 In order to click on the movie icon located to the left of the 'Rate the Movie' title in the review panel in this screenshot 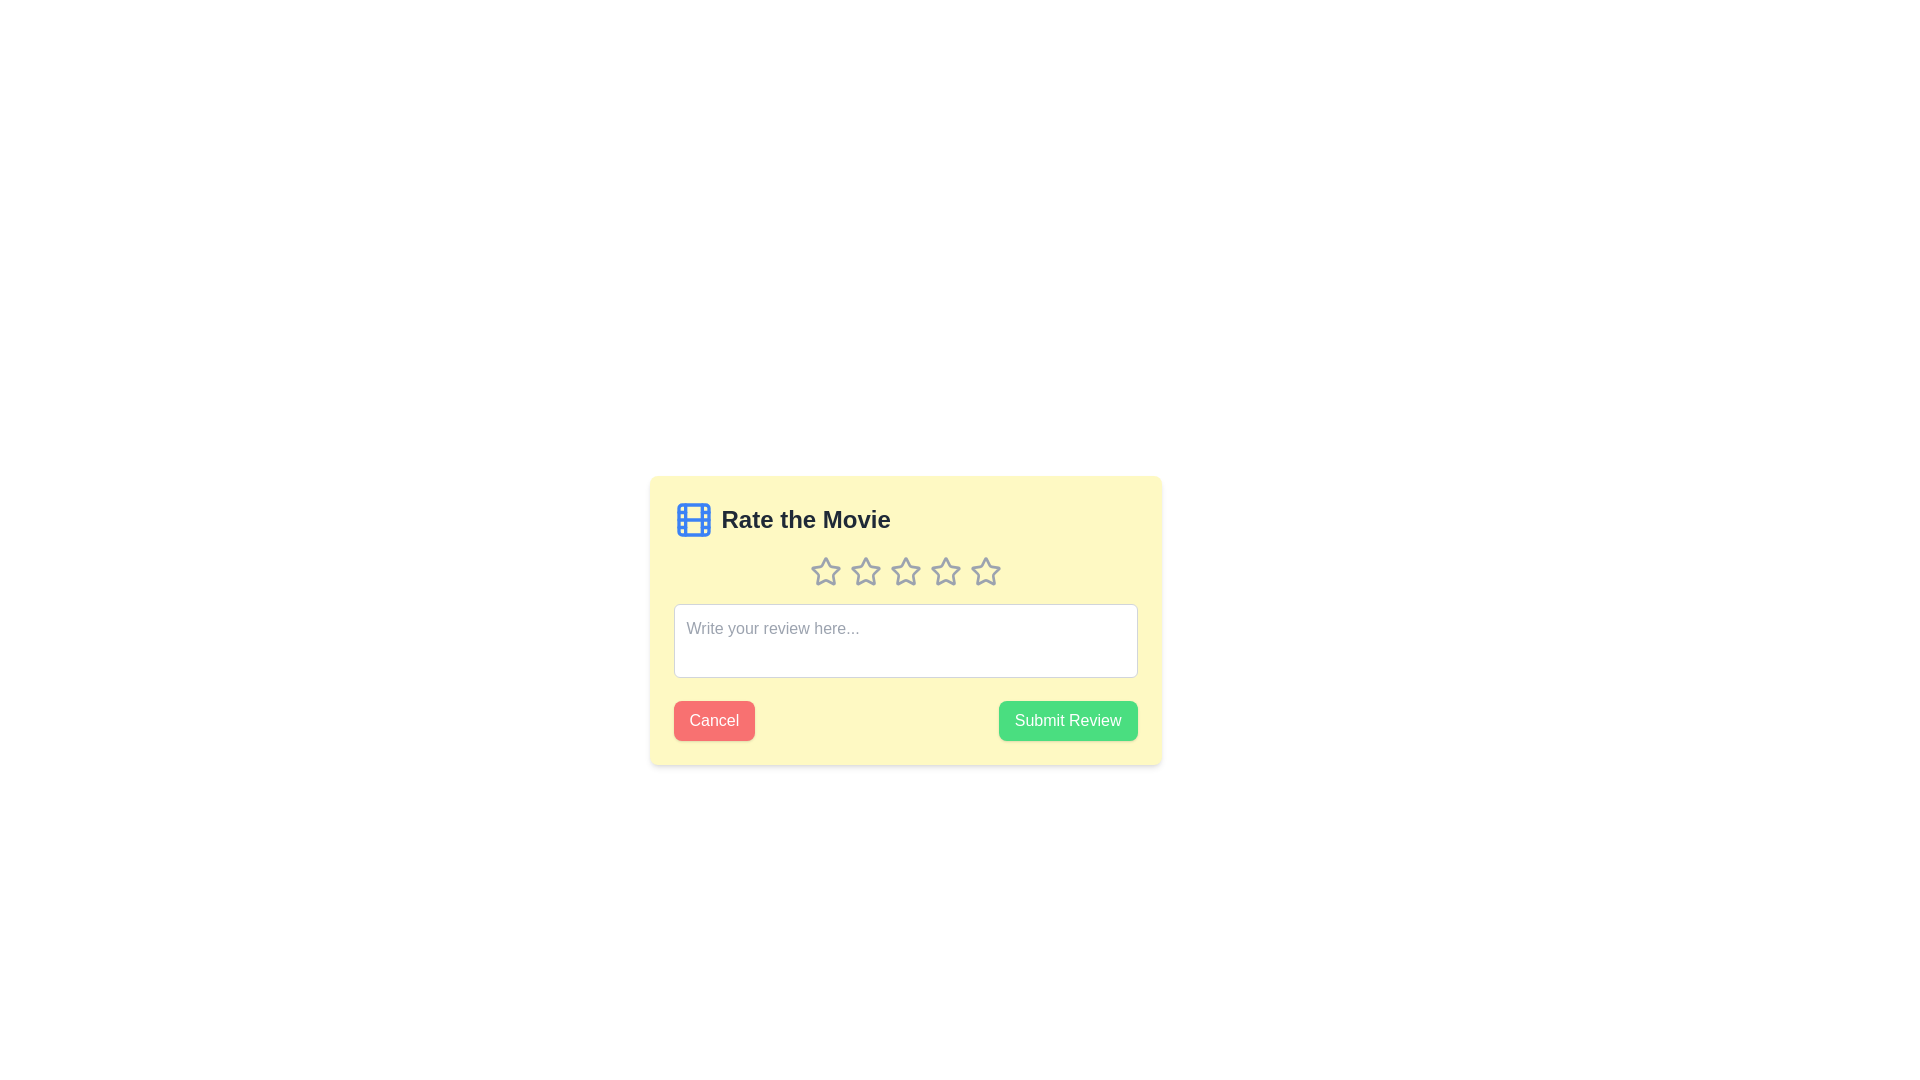, I will do `click(693, 519)`.